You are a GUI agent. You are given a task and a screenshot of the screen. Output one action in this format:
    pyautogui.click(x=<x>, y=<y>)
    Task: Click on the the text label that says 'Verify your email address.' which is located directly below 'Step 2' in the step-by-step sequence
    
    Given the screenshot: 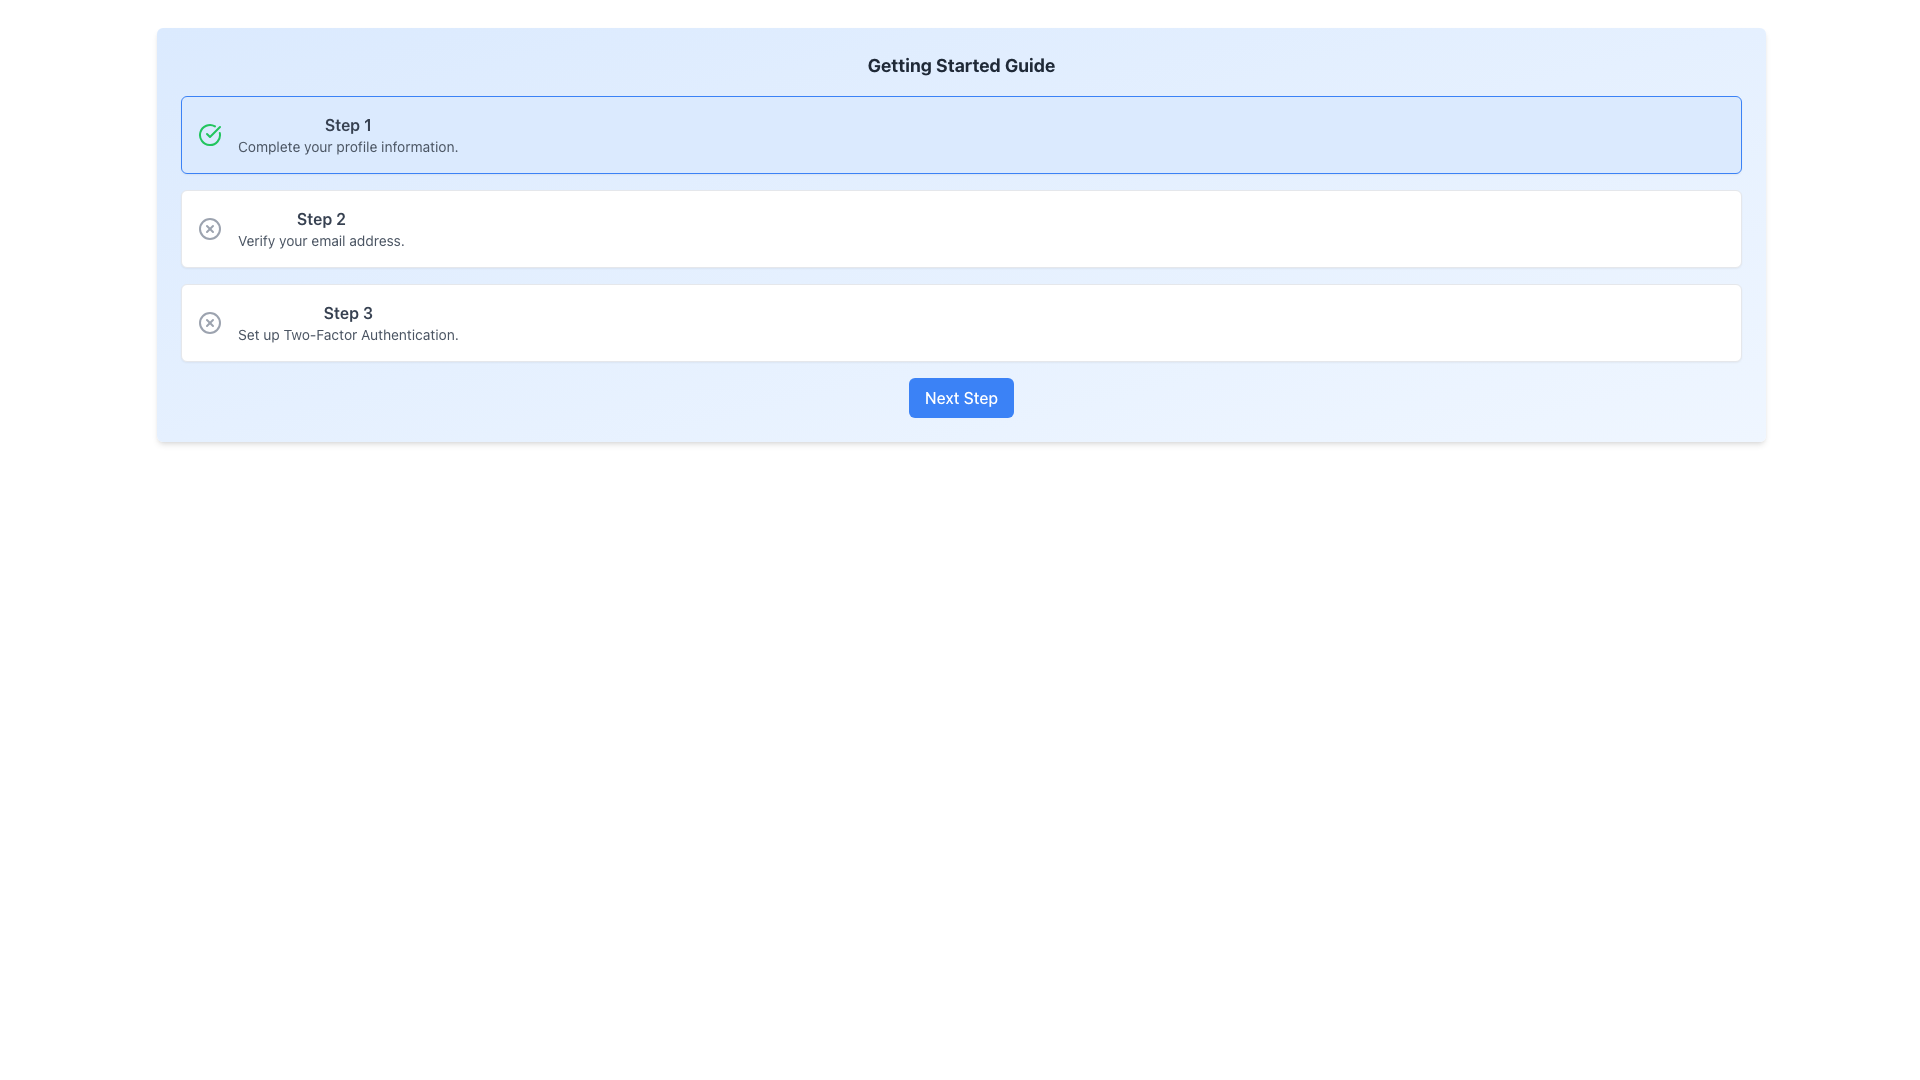 What is the action you would take?
    pyautogui.click(x=321, y=239)
    